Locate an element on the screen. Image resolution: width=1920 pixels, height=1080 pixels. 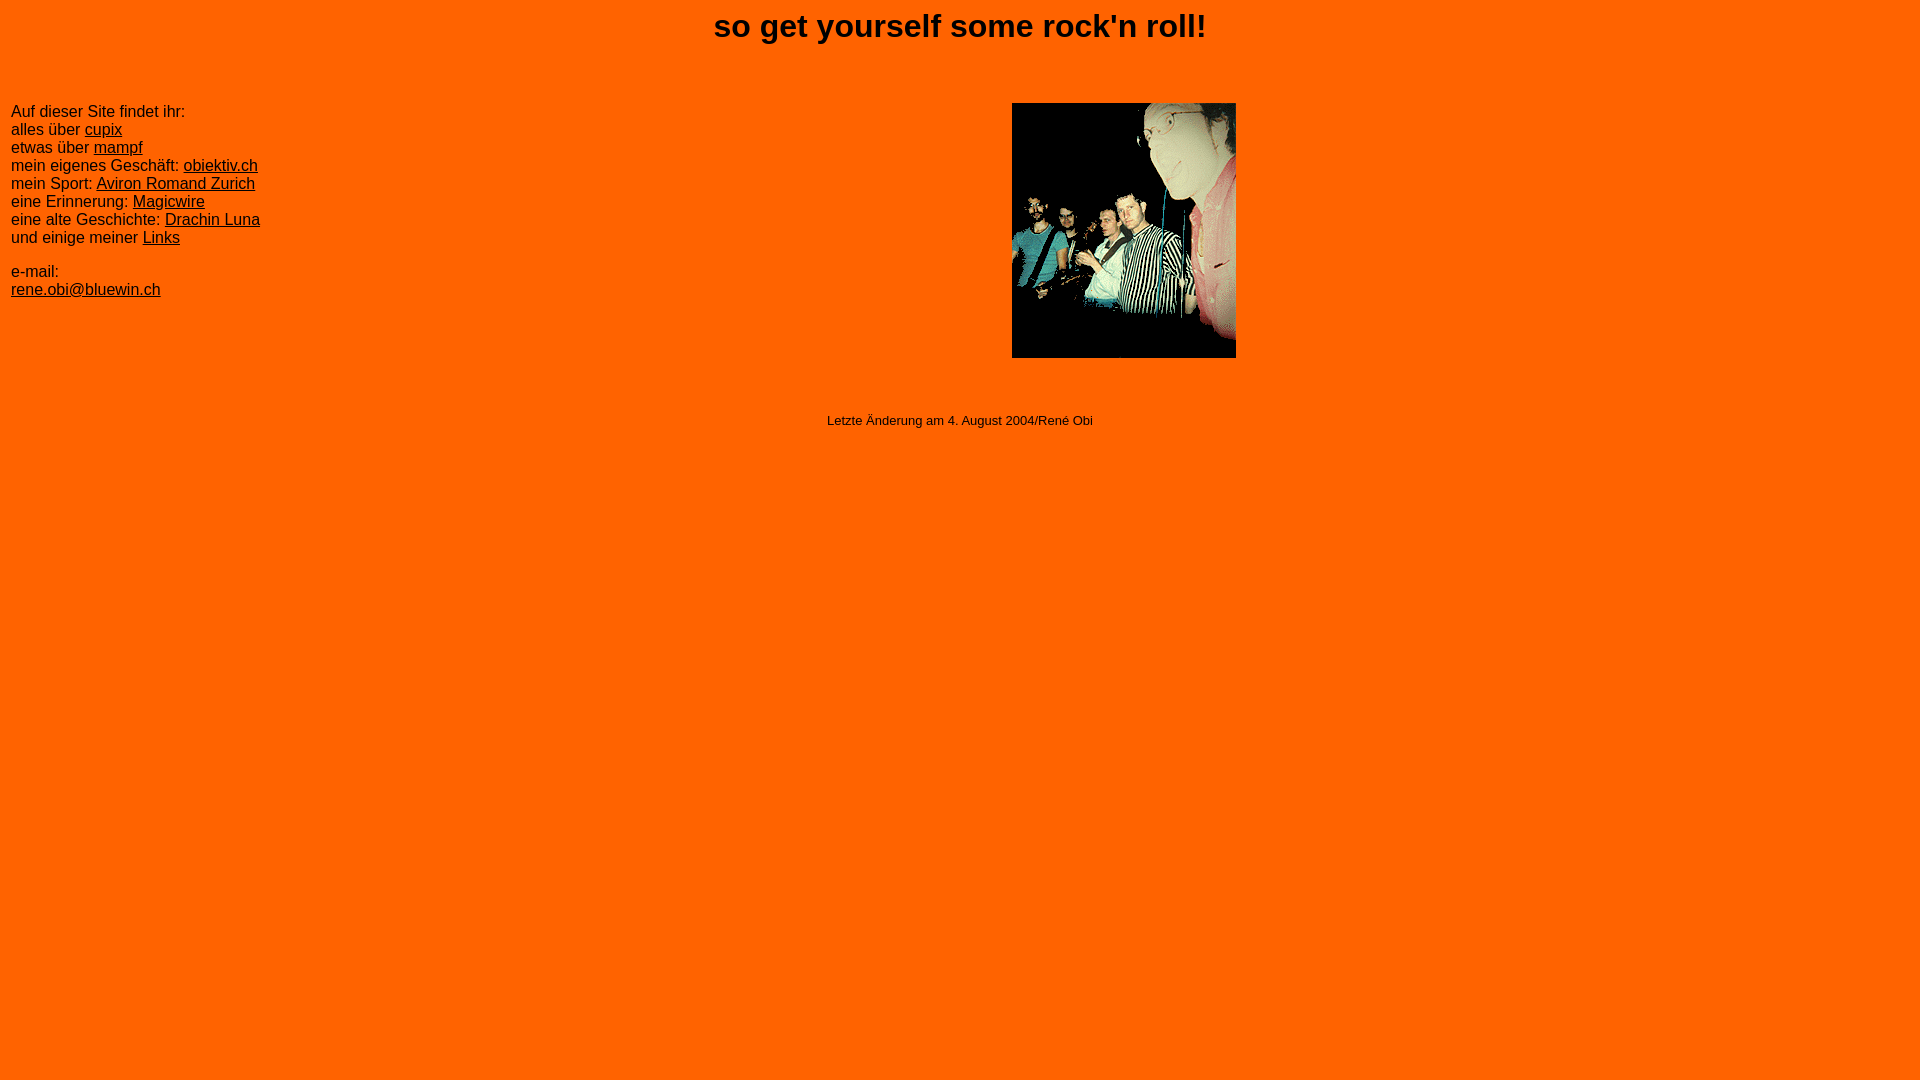
'cupix' is located at coordinates (102, 129).